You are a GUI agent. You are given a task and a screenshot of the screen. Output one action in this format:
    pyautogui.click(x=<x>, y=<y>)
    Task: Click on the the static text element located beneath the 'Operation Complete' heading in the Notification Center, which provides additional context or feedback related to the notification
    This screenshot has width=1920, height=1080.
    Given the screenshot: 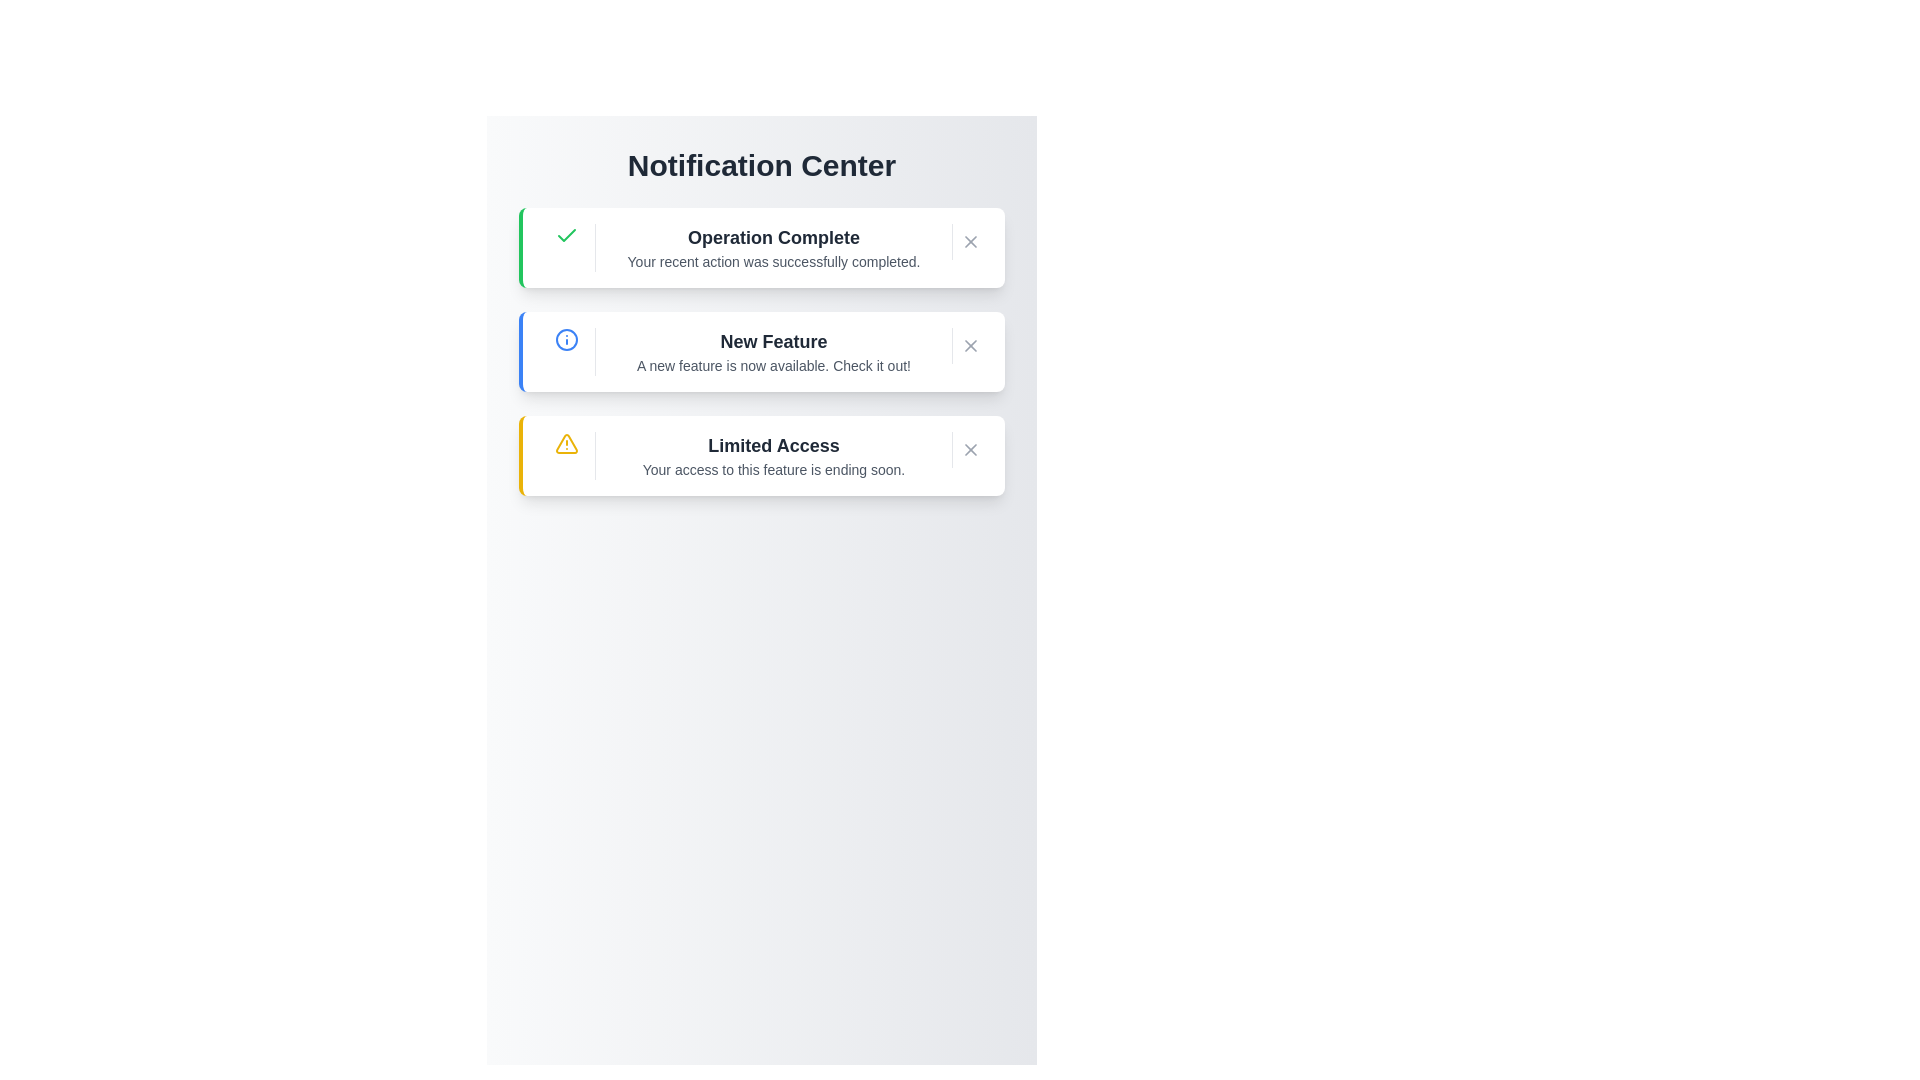 What is the action you would take?
    pyautogui.click(x=772, y=261)
    